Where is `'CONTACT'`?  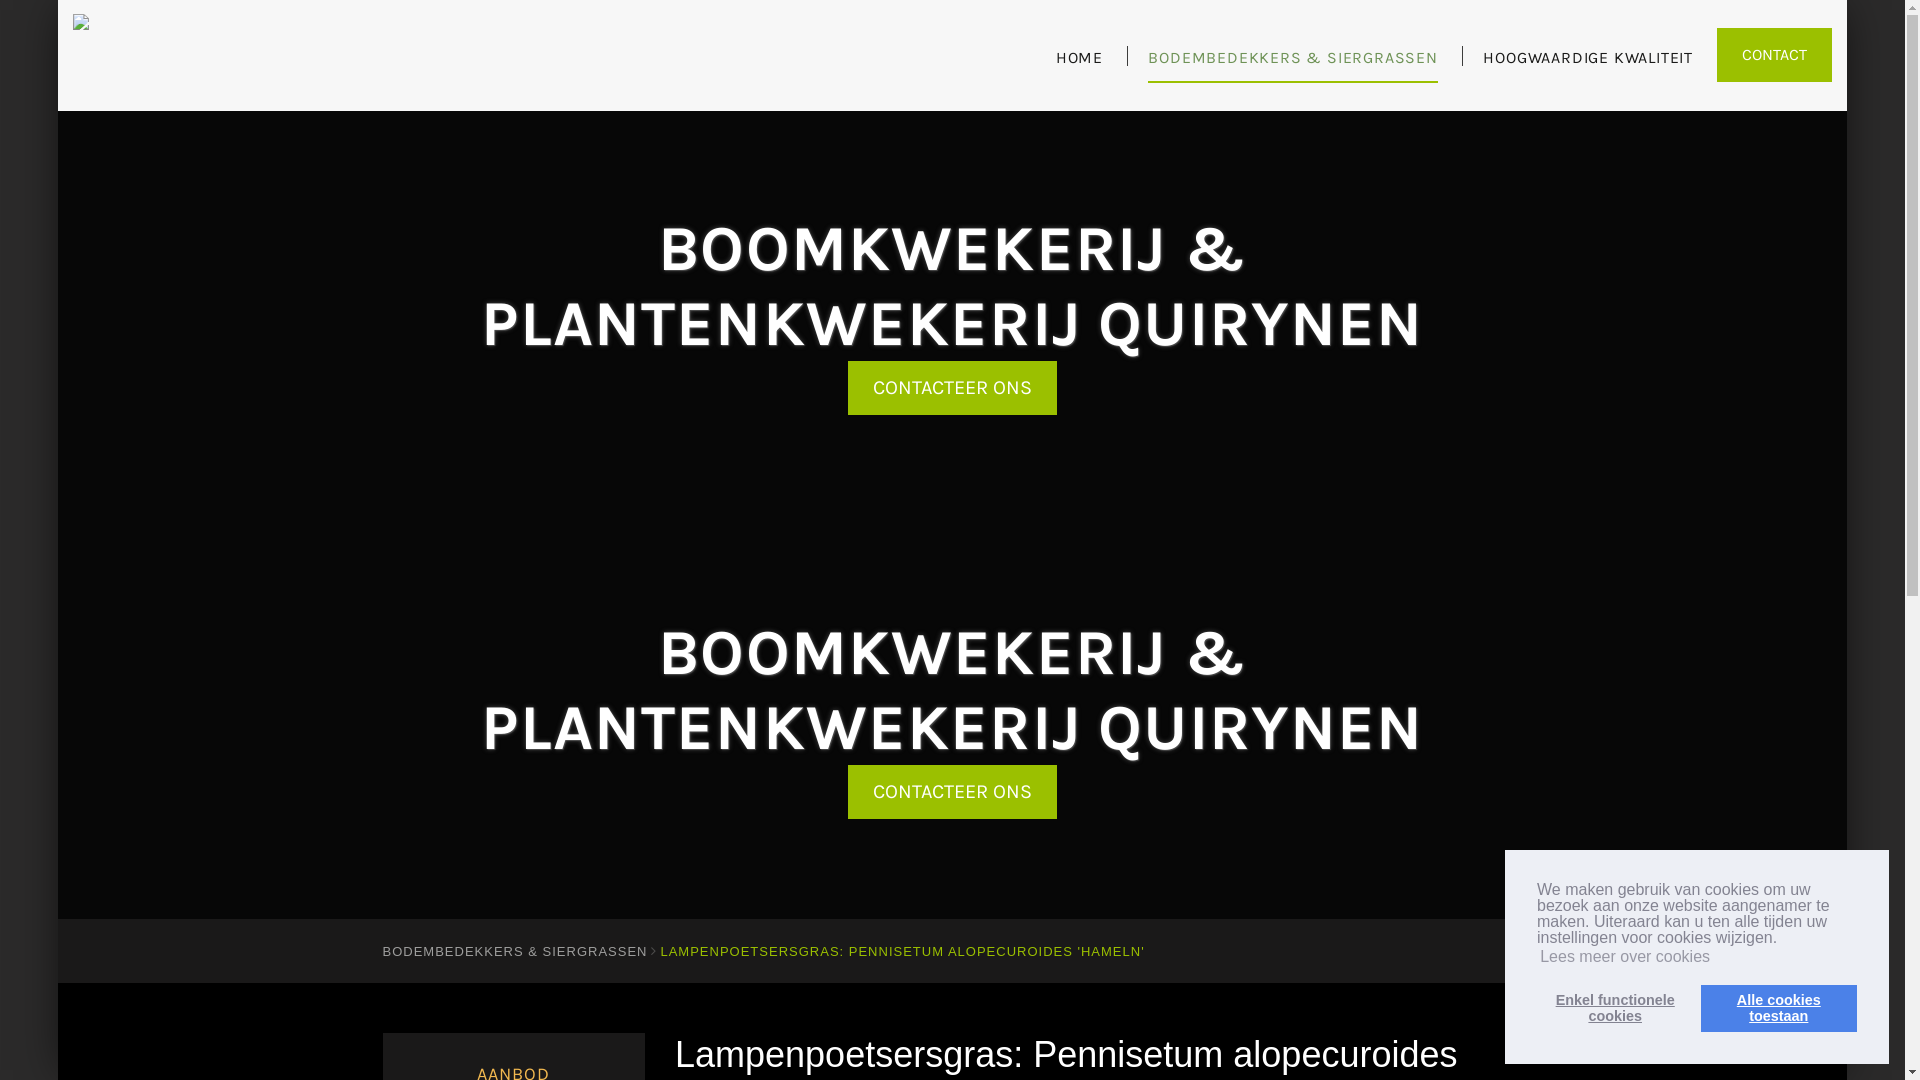 'CONTACT' is located at coordinates (1716, 53).